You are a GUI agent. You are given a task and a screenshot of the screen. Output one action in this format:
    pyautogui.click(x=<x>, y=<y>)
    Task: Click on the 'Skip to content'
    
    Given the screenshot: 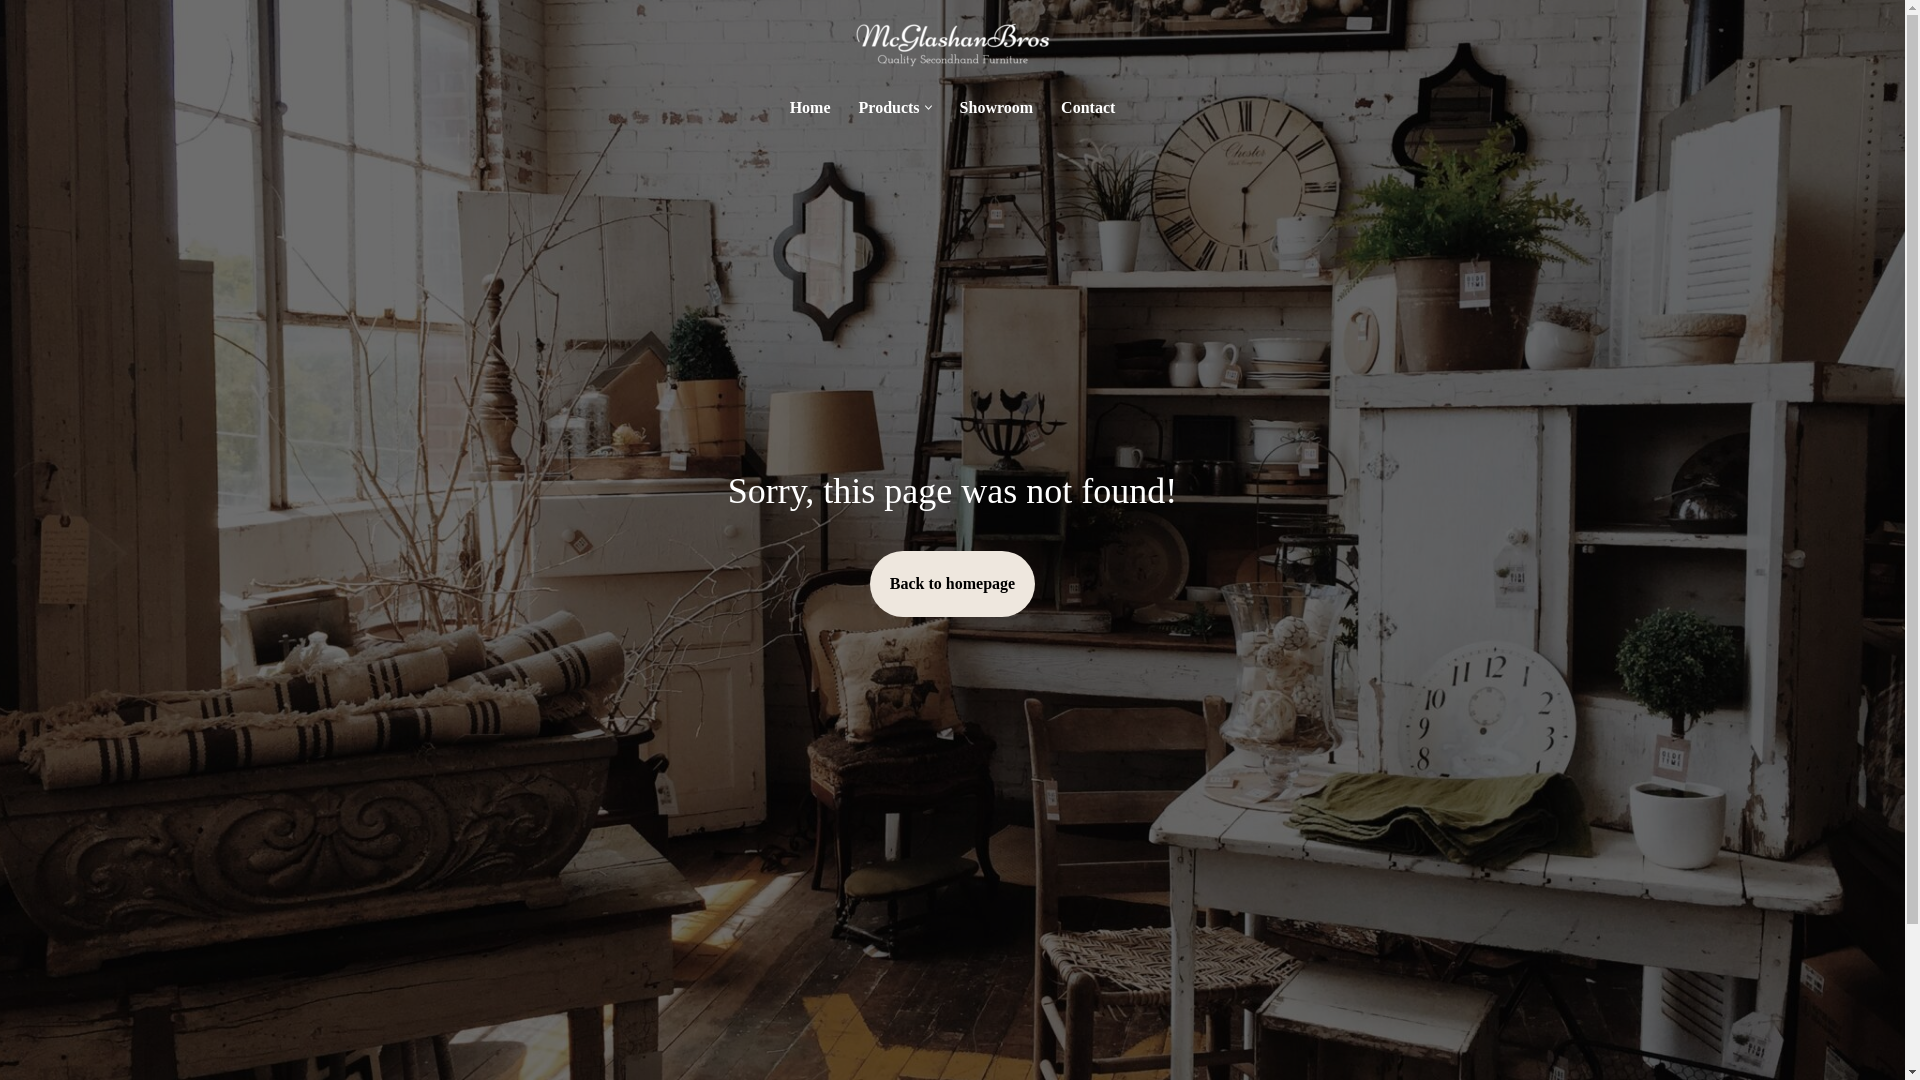 What is the action you would take?
    pyautogui.click(x=14, y=42)
    